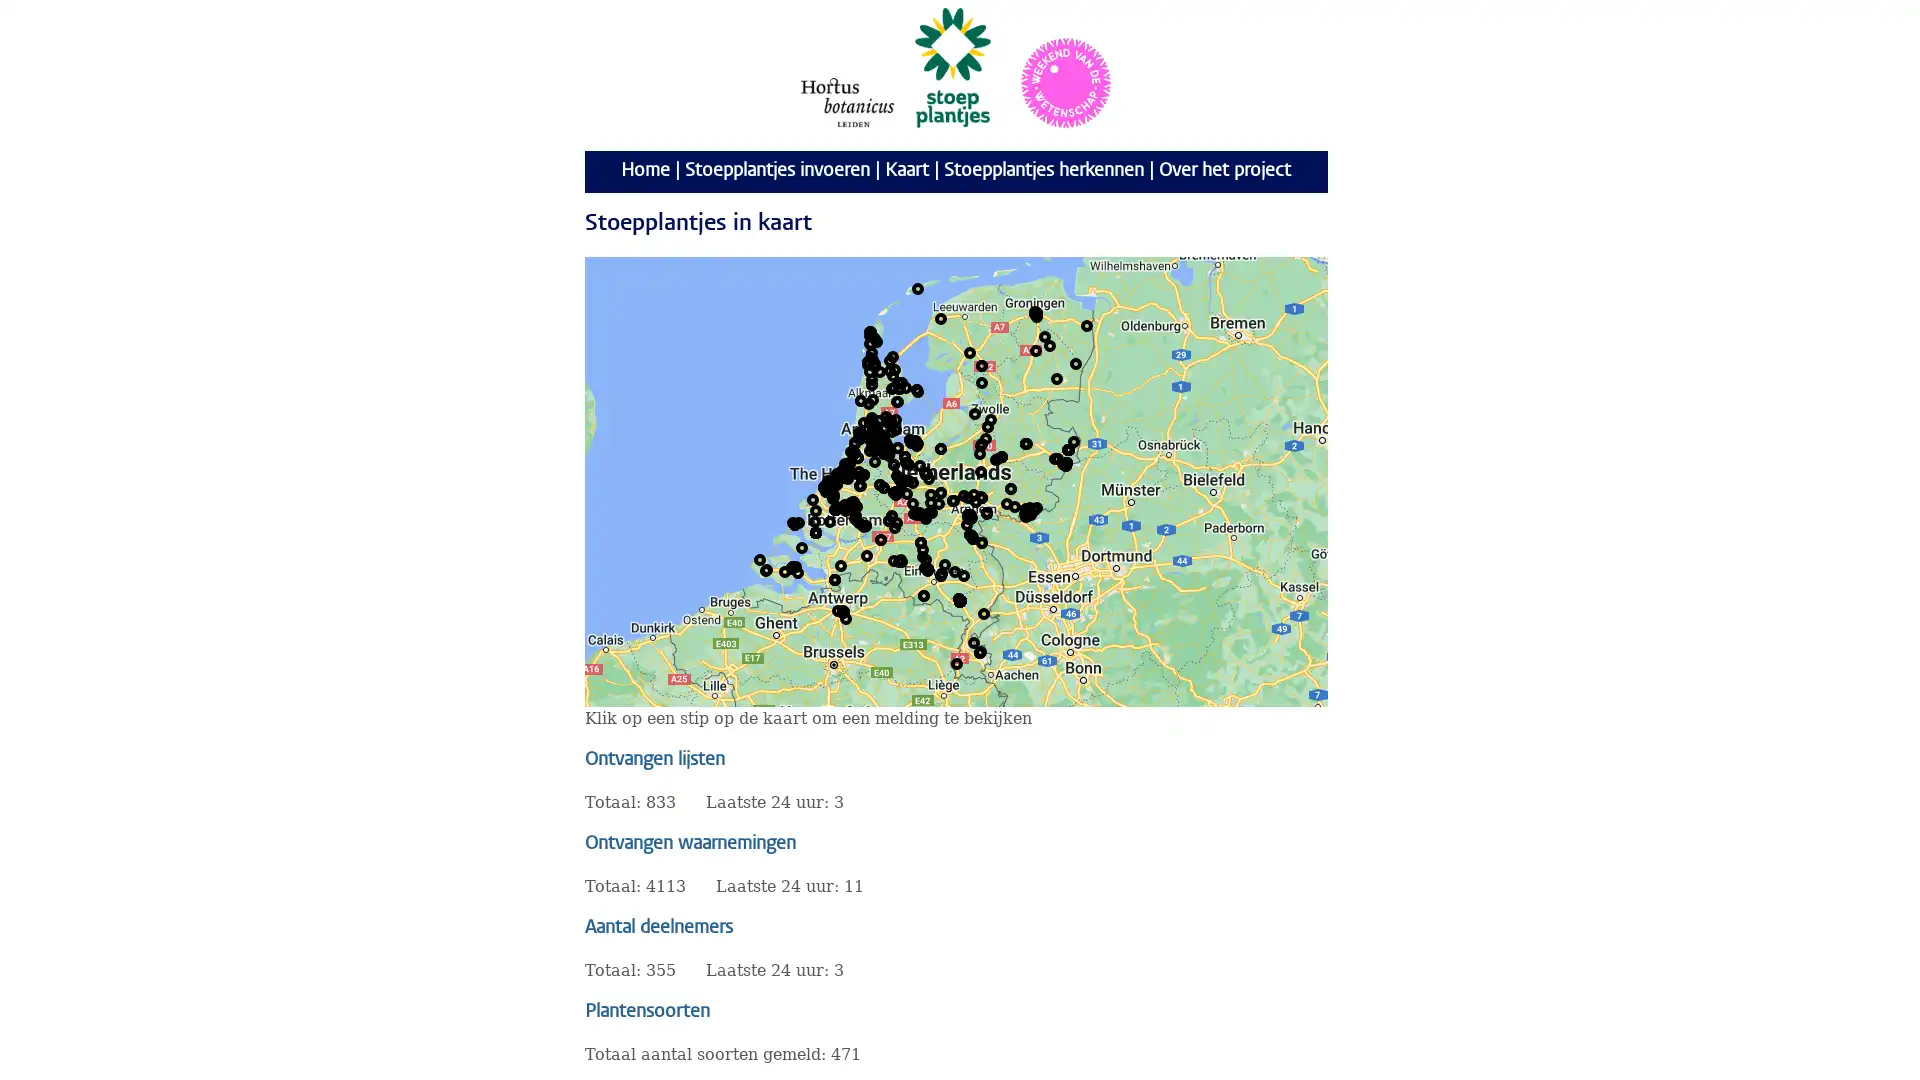  I want to click on Telling van Seb Guanzon op 28 oktober 2021, so click(843, 611).